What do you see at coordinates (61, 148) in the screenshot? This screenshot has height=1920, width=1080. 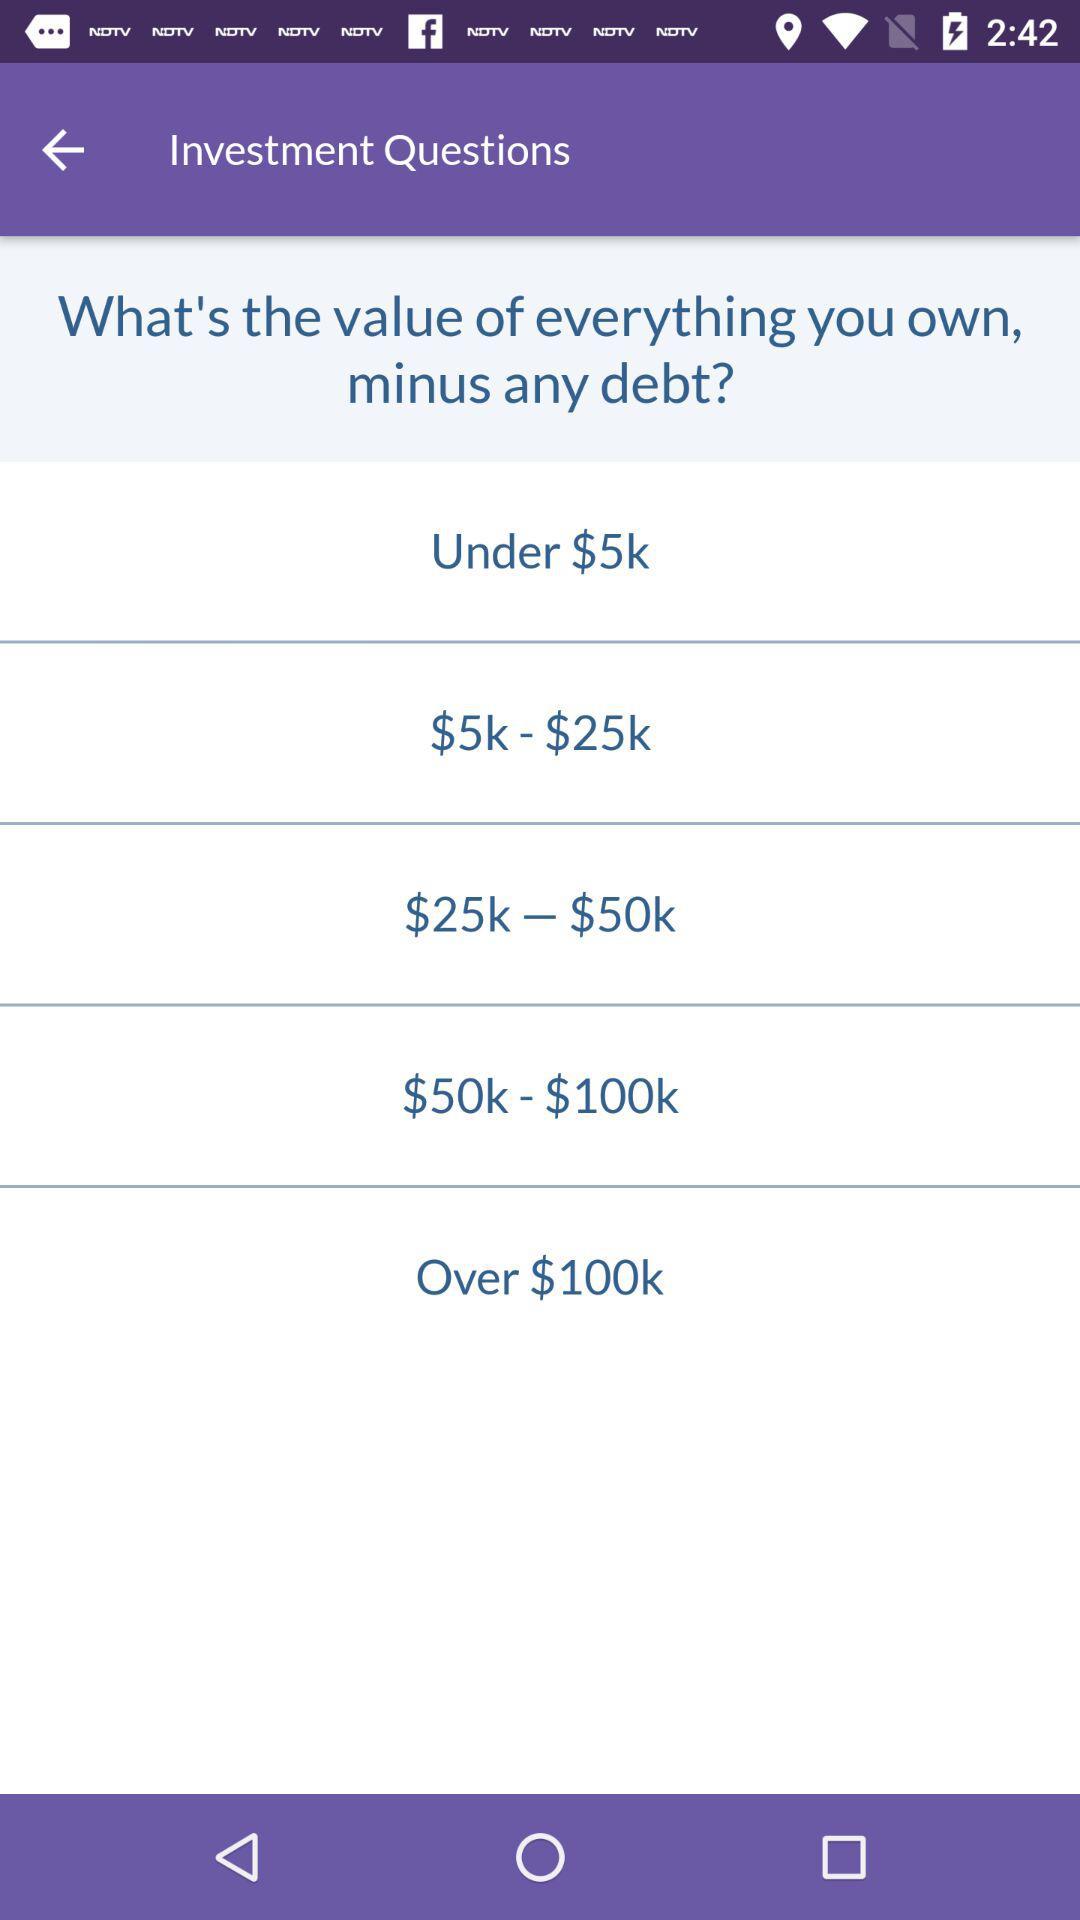 I see `the icon above the what s the icon` at bounding box center [61, 148].